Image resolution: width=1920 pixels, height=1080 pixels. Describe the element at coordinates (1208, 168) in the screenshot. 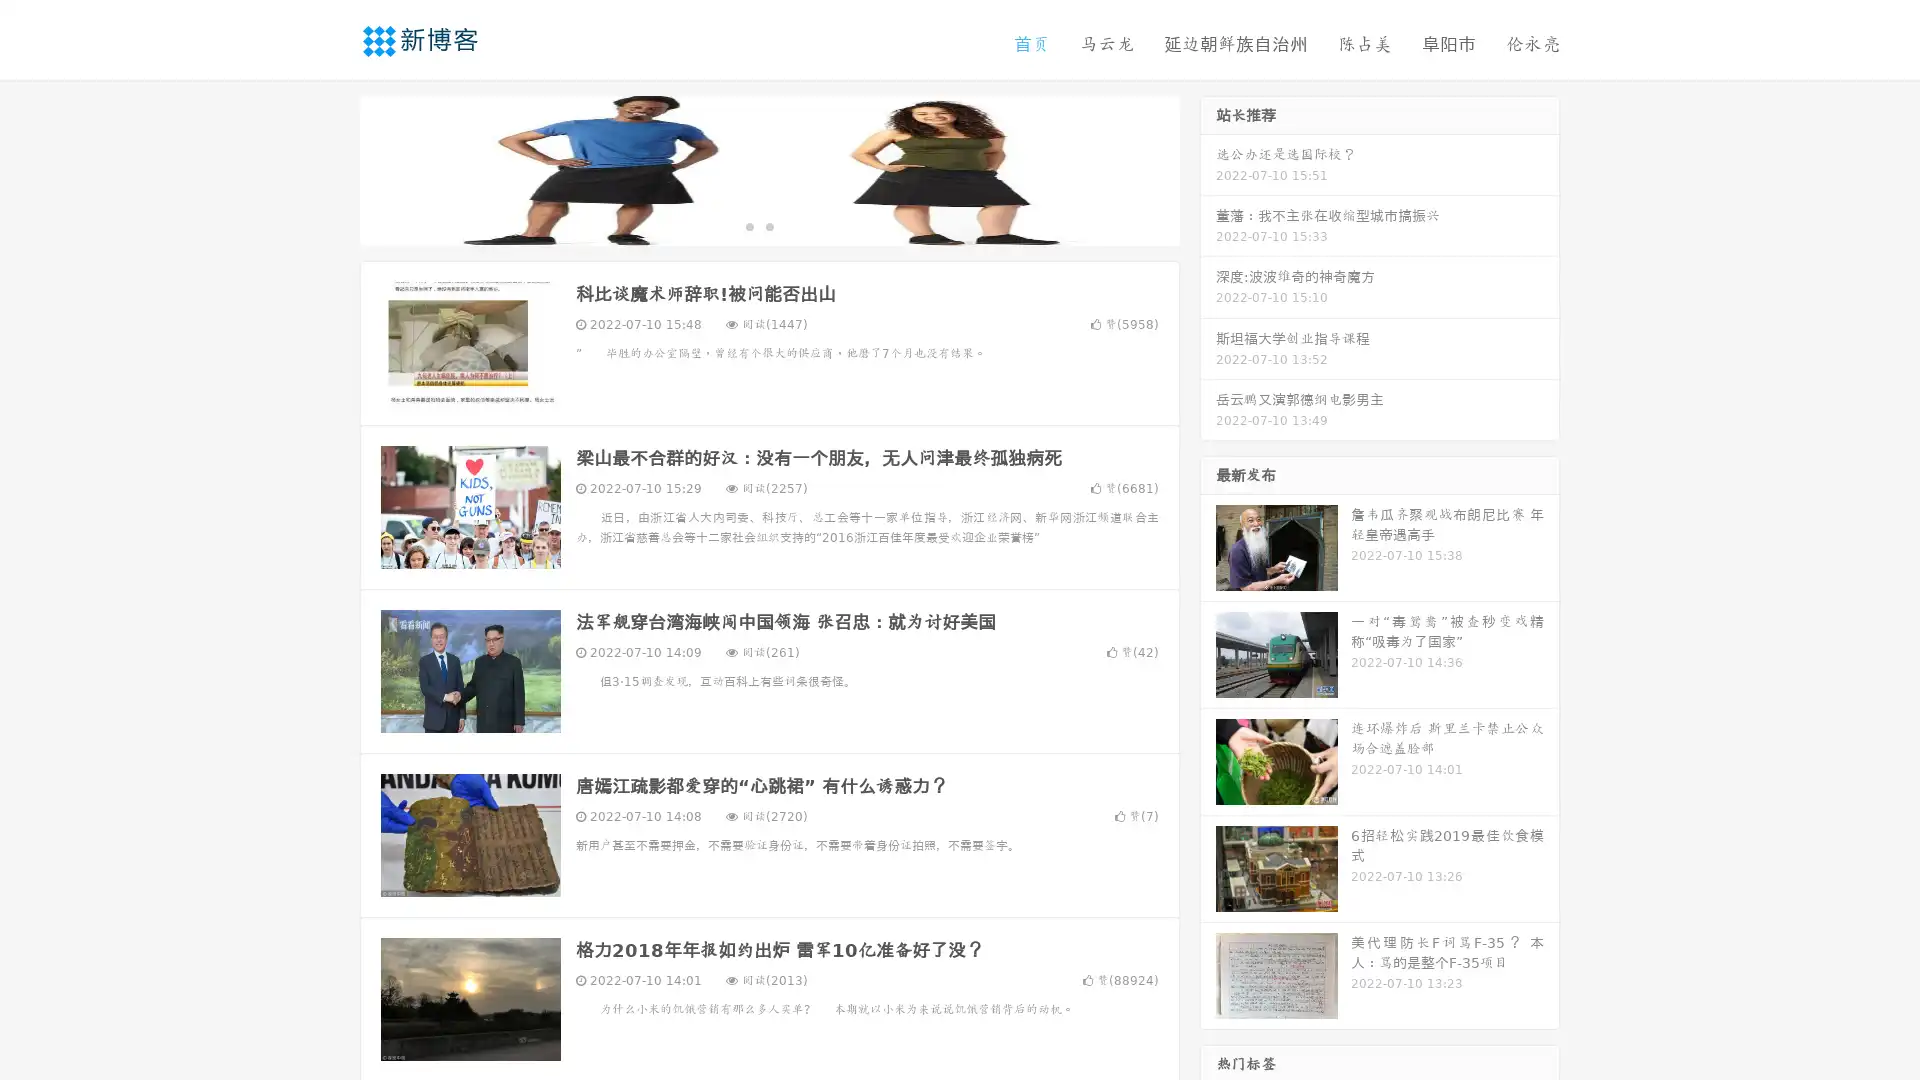

I see `Next slide` at that location.